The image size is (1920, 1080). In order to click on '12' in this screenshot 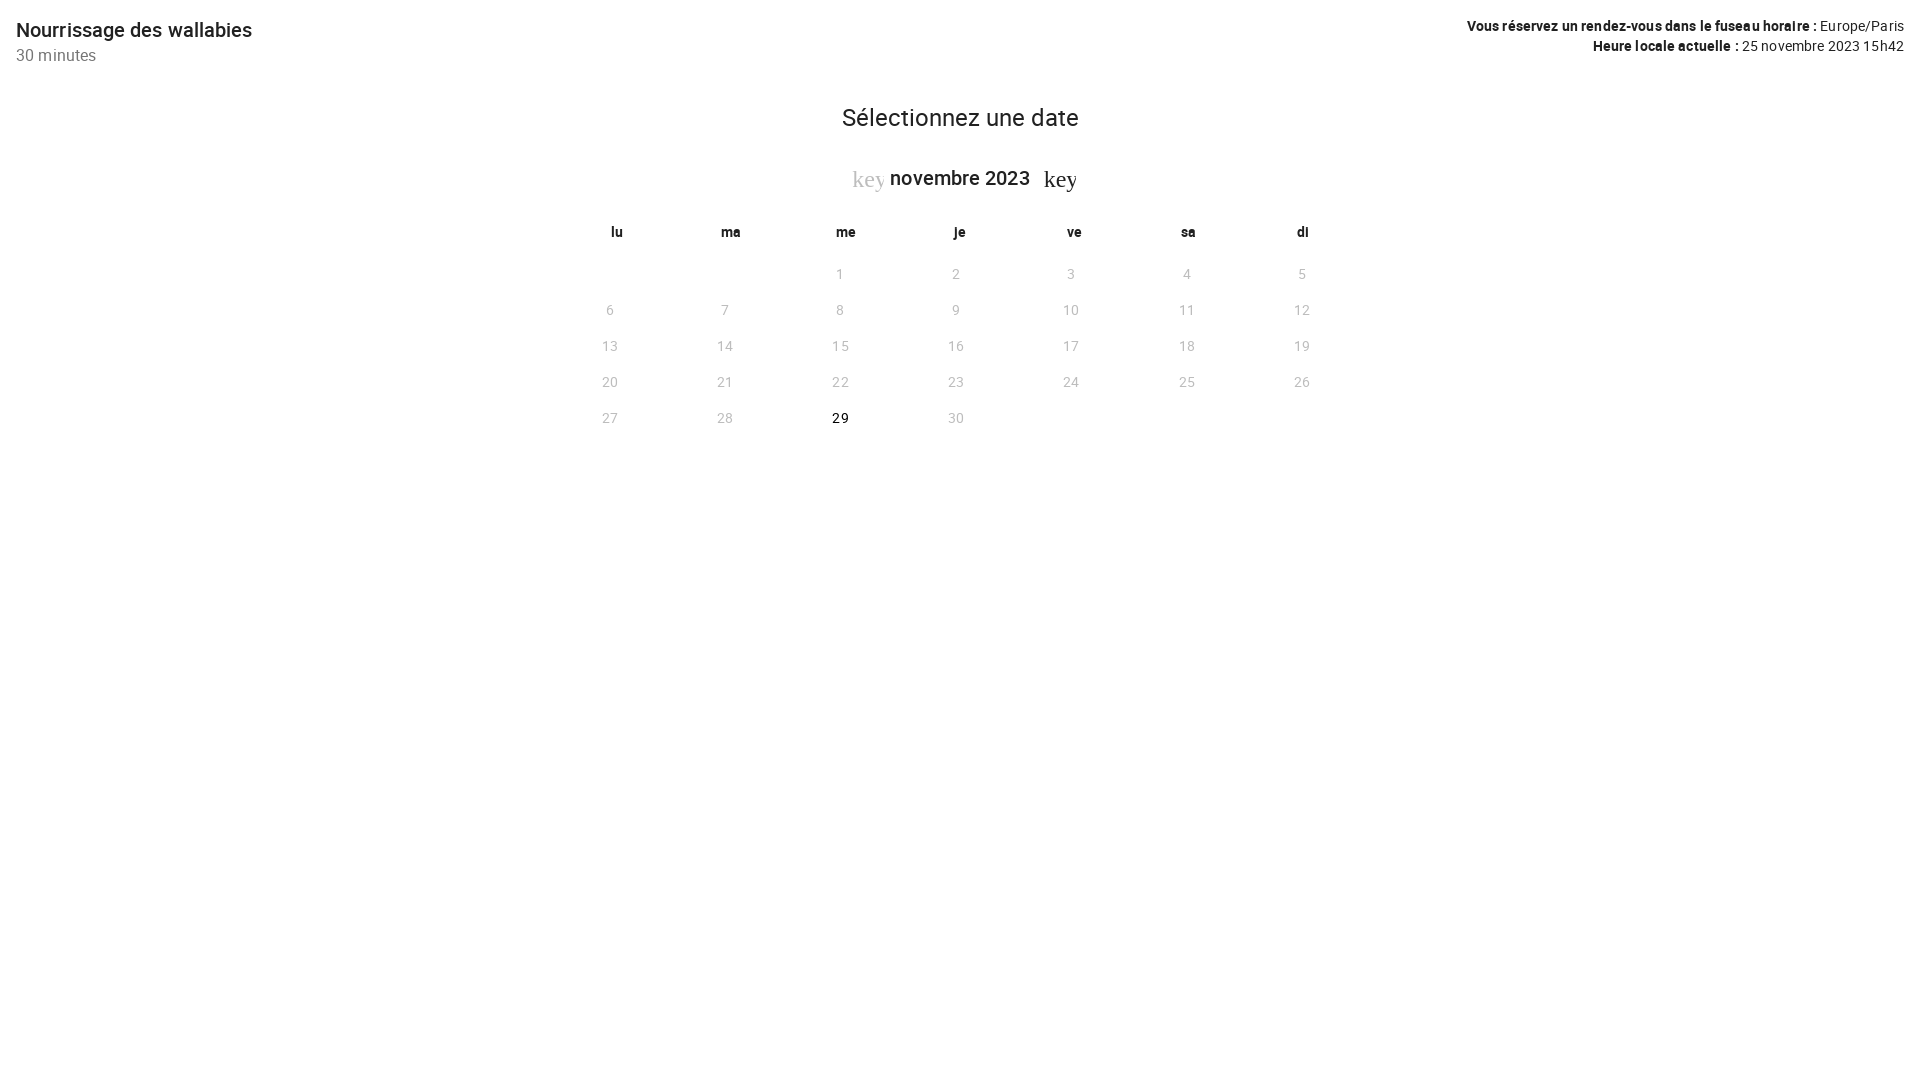, I will do `click(1302, 309)`.